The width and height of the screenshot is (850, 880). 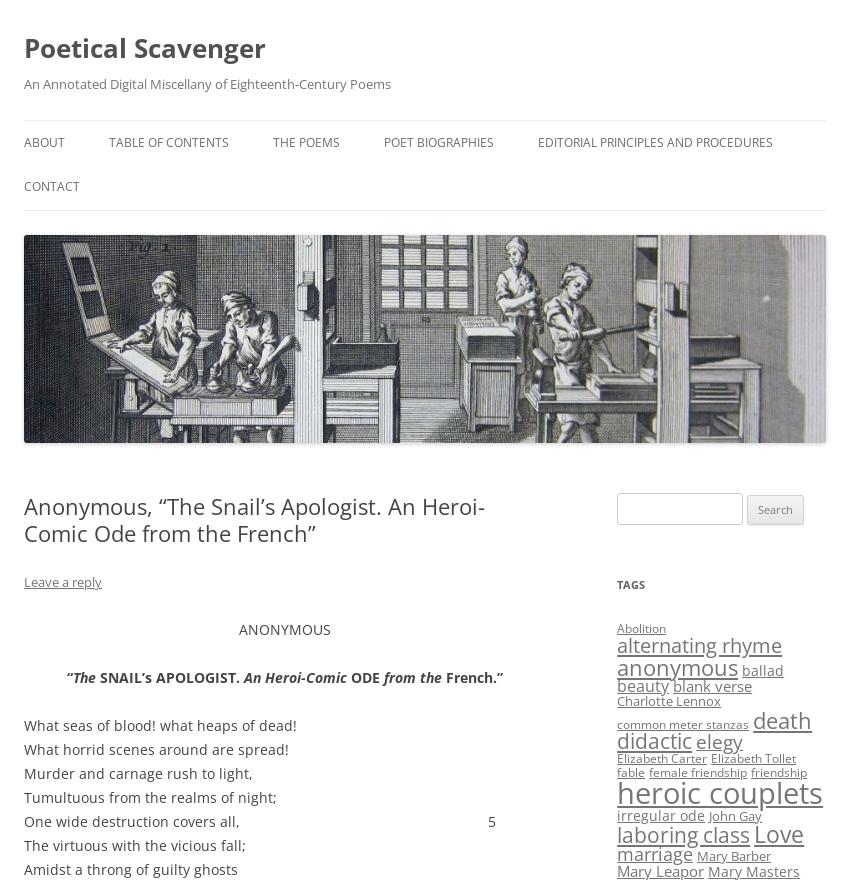 What do you see at coordinates (44, 142) in the screenshot?
I see `'About'` at bounding box center [44, 142].